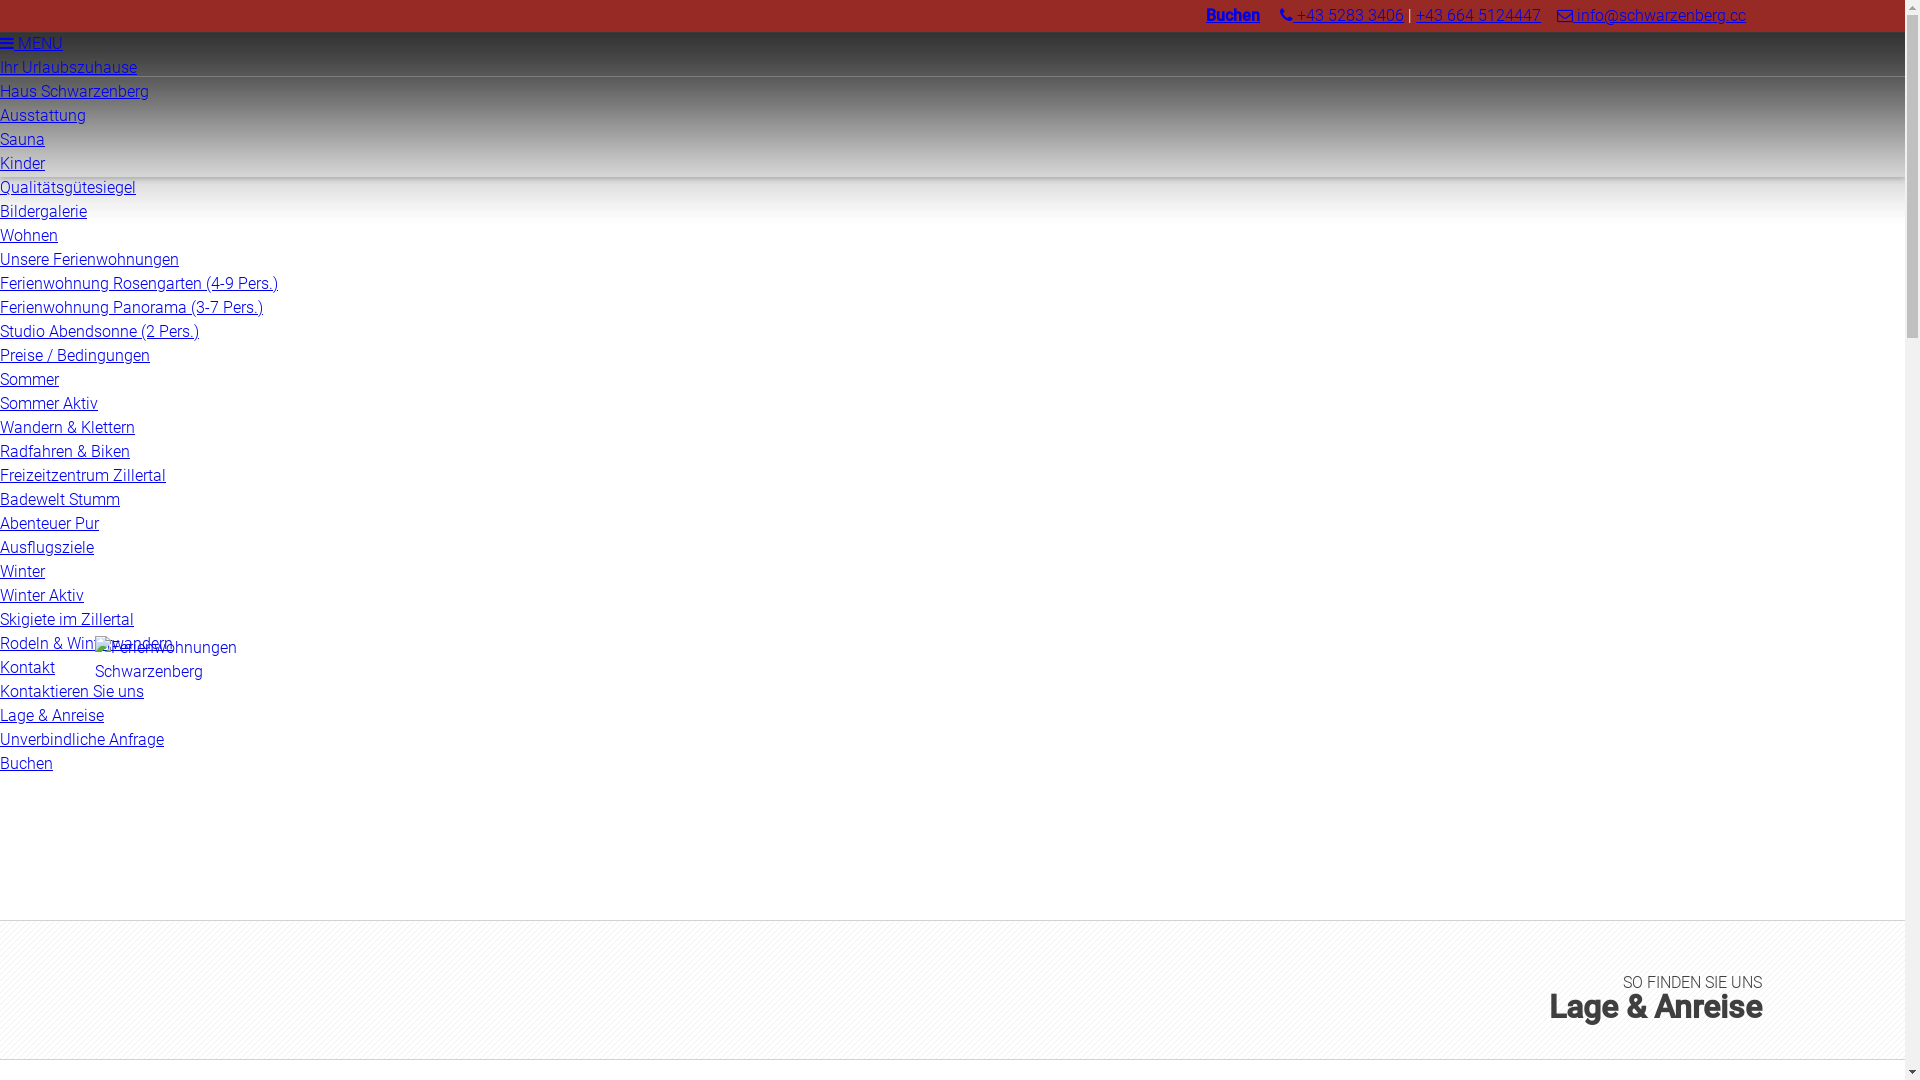 Image resolution: width=1920 pixels, height=1080 pixels. What do you see at coordinates (43, 211) in the screenshot?
I see `'Bildergalerie'` at bounding box center [43, 211].